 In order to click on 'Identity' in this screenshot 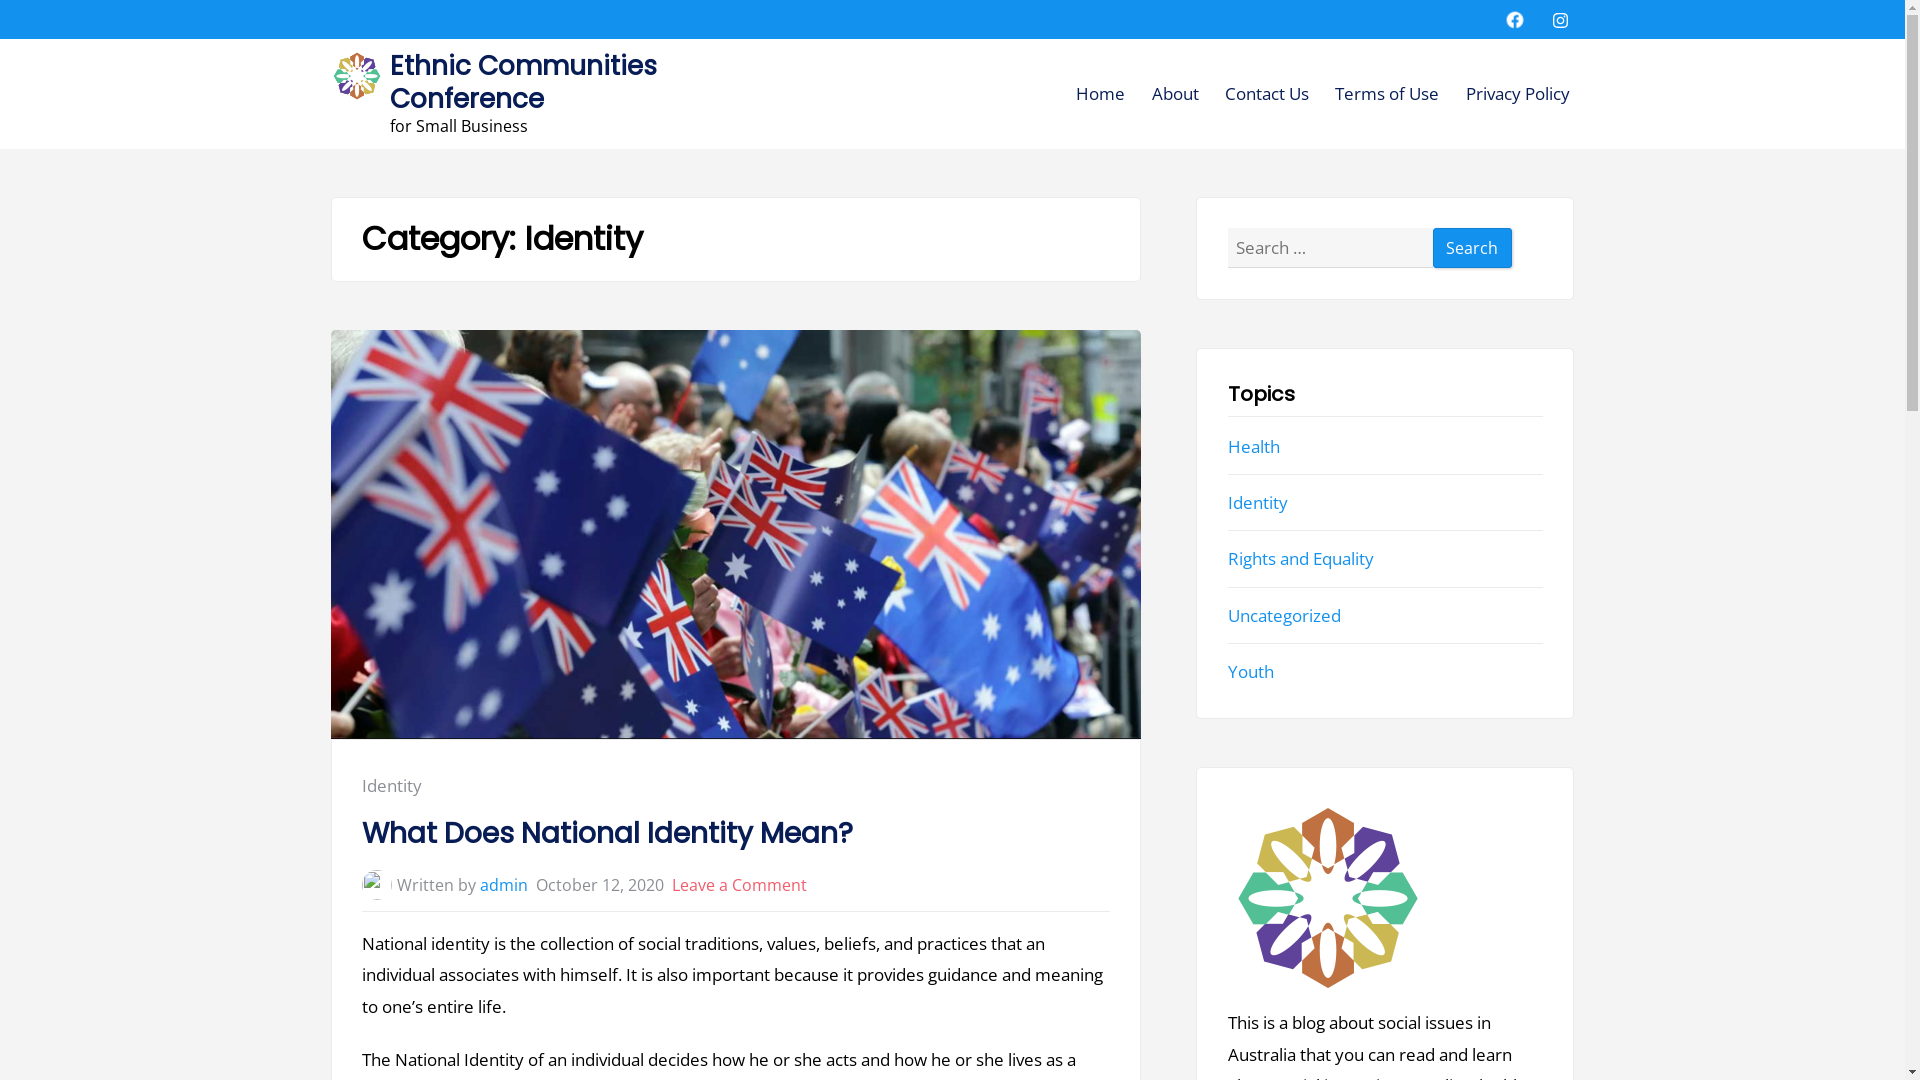, I will do `click(361, 784)`.